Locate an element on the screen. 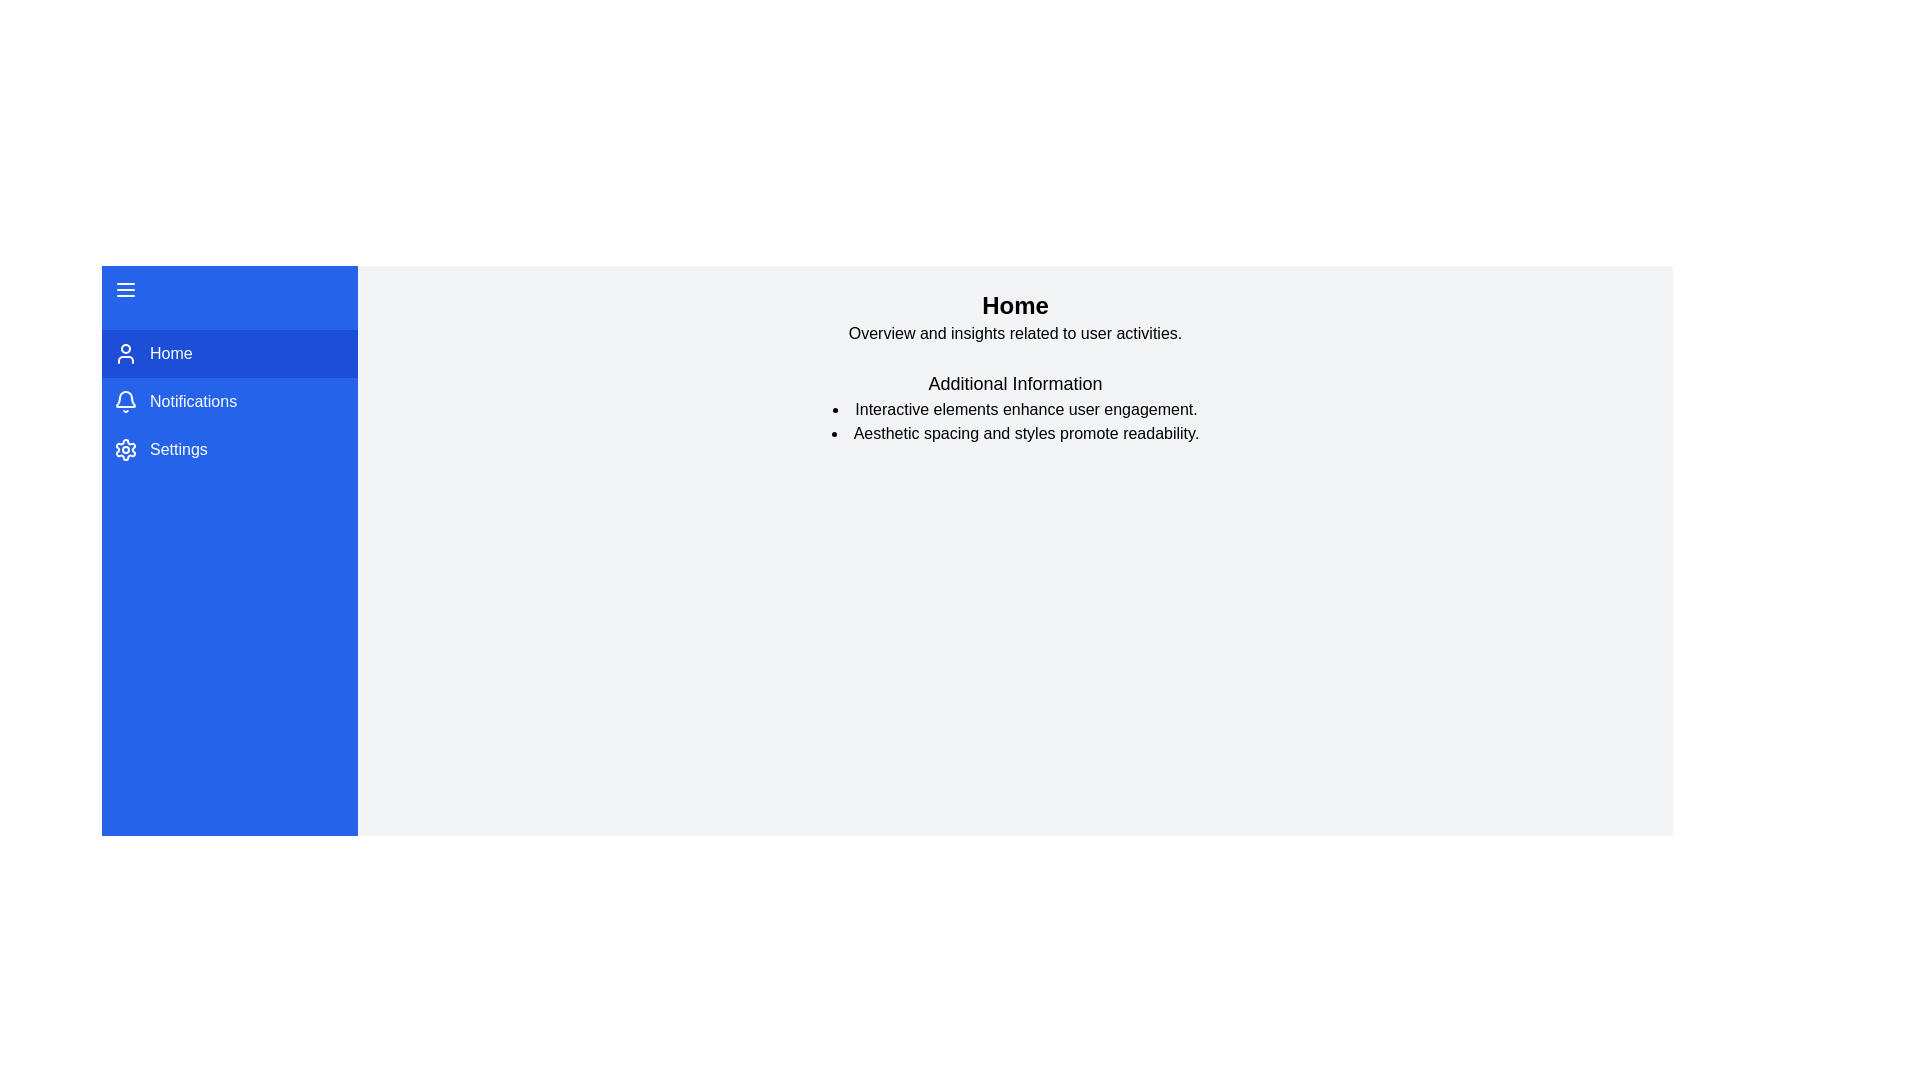 The height and width of the screenshot is (1080, 1920). the Home section from the sidebar menu is located at coordinates (230, 353).